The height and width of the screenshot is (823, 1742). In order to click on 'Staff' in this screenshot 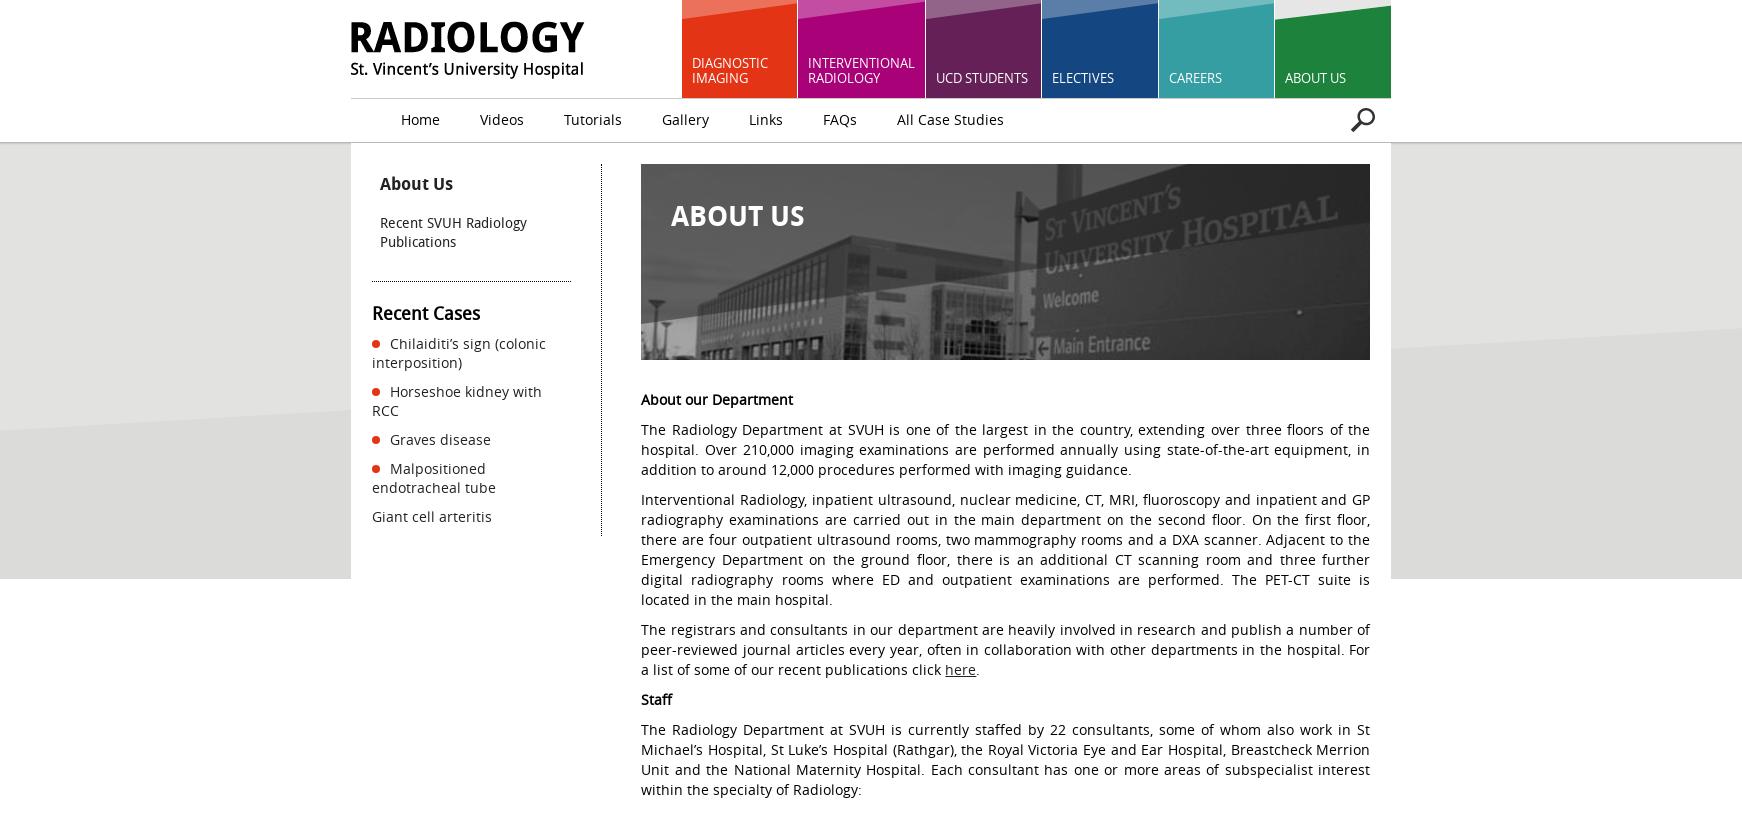, I will do `click(655, 698)`.